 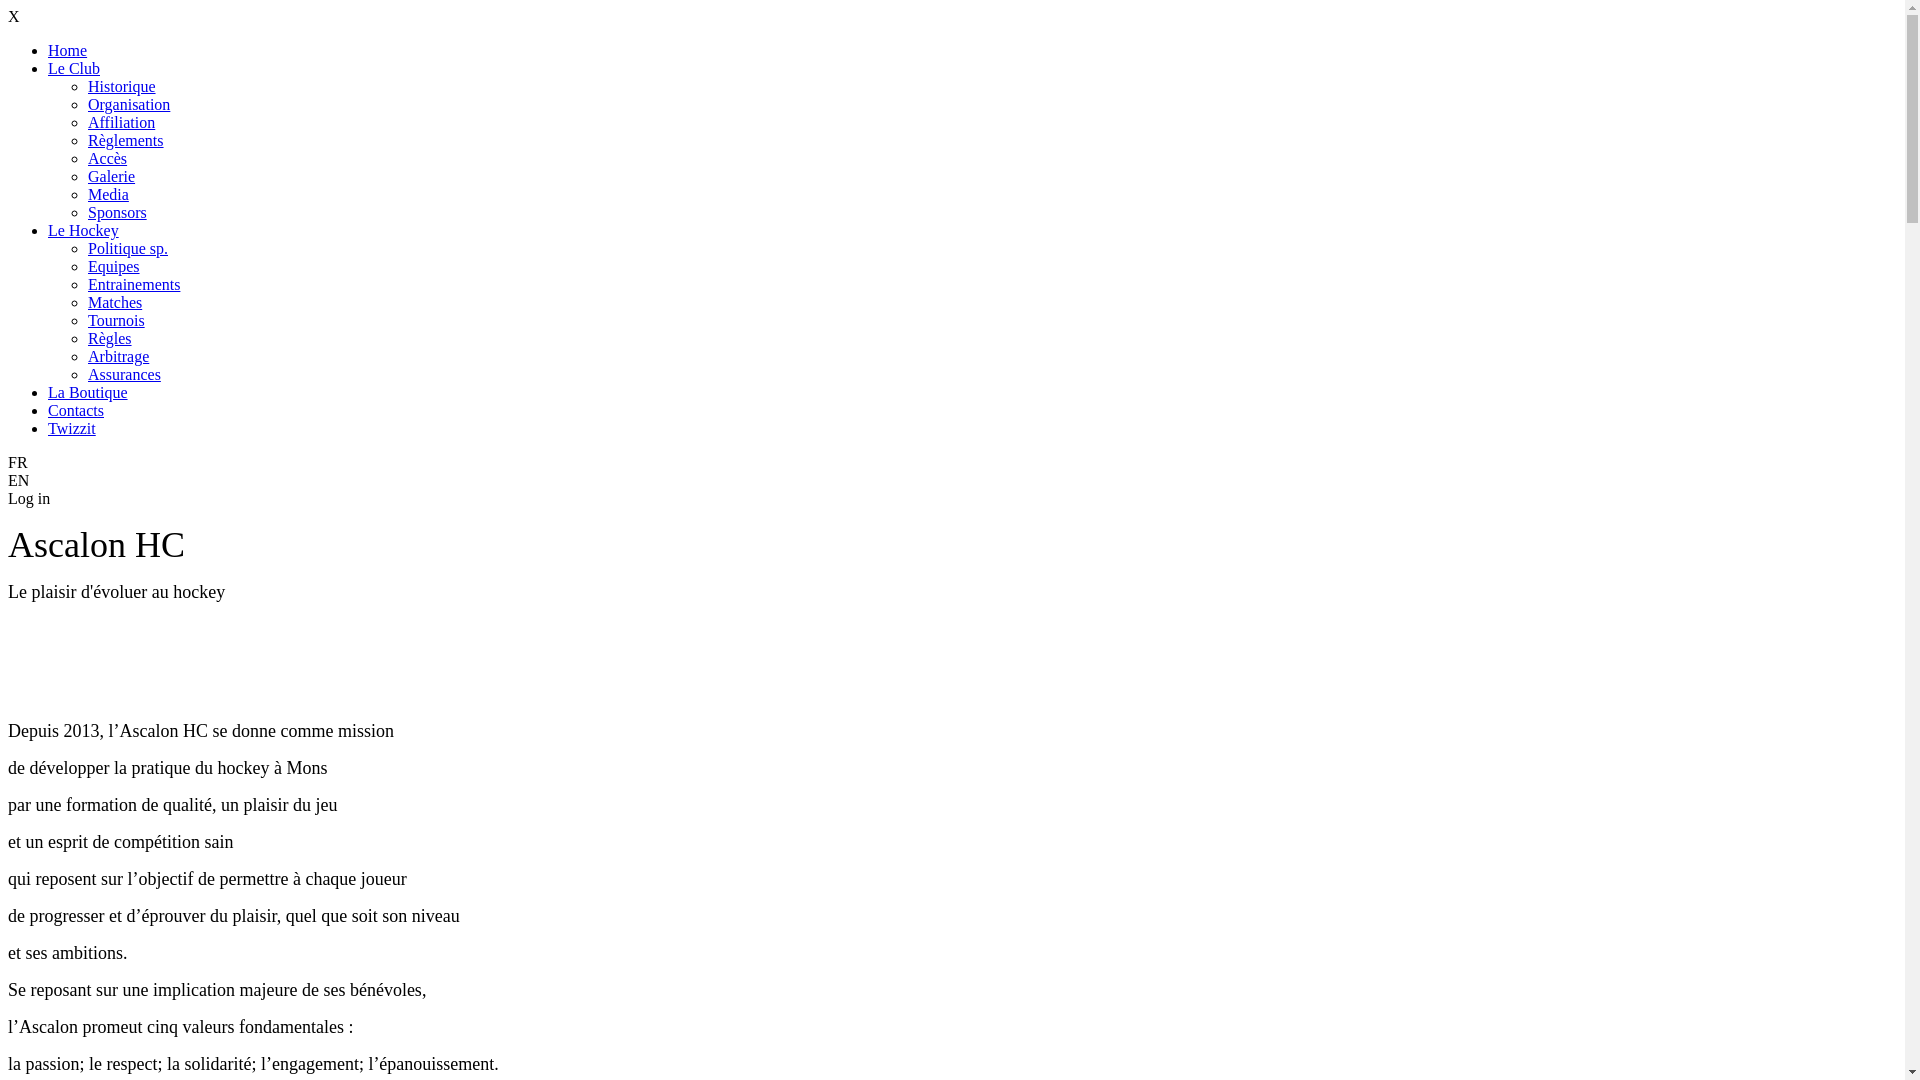 I want to click on 'La Boutique', so click(x=48, y=392).